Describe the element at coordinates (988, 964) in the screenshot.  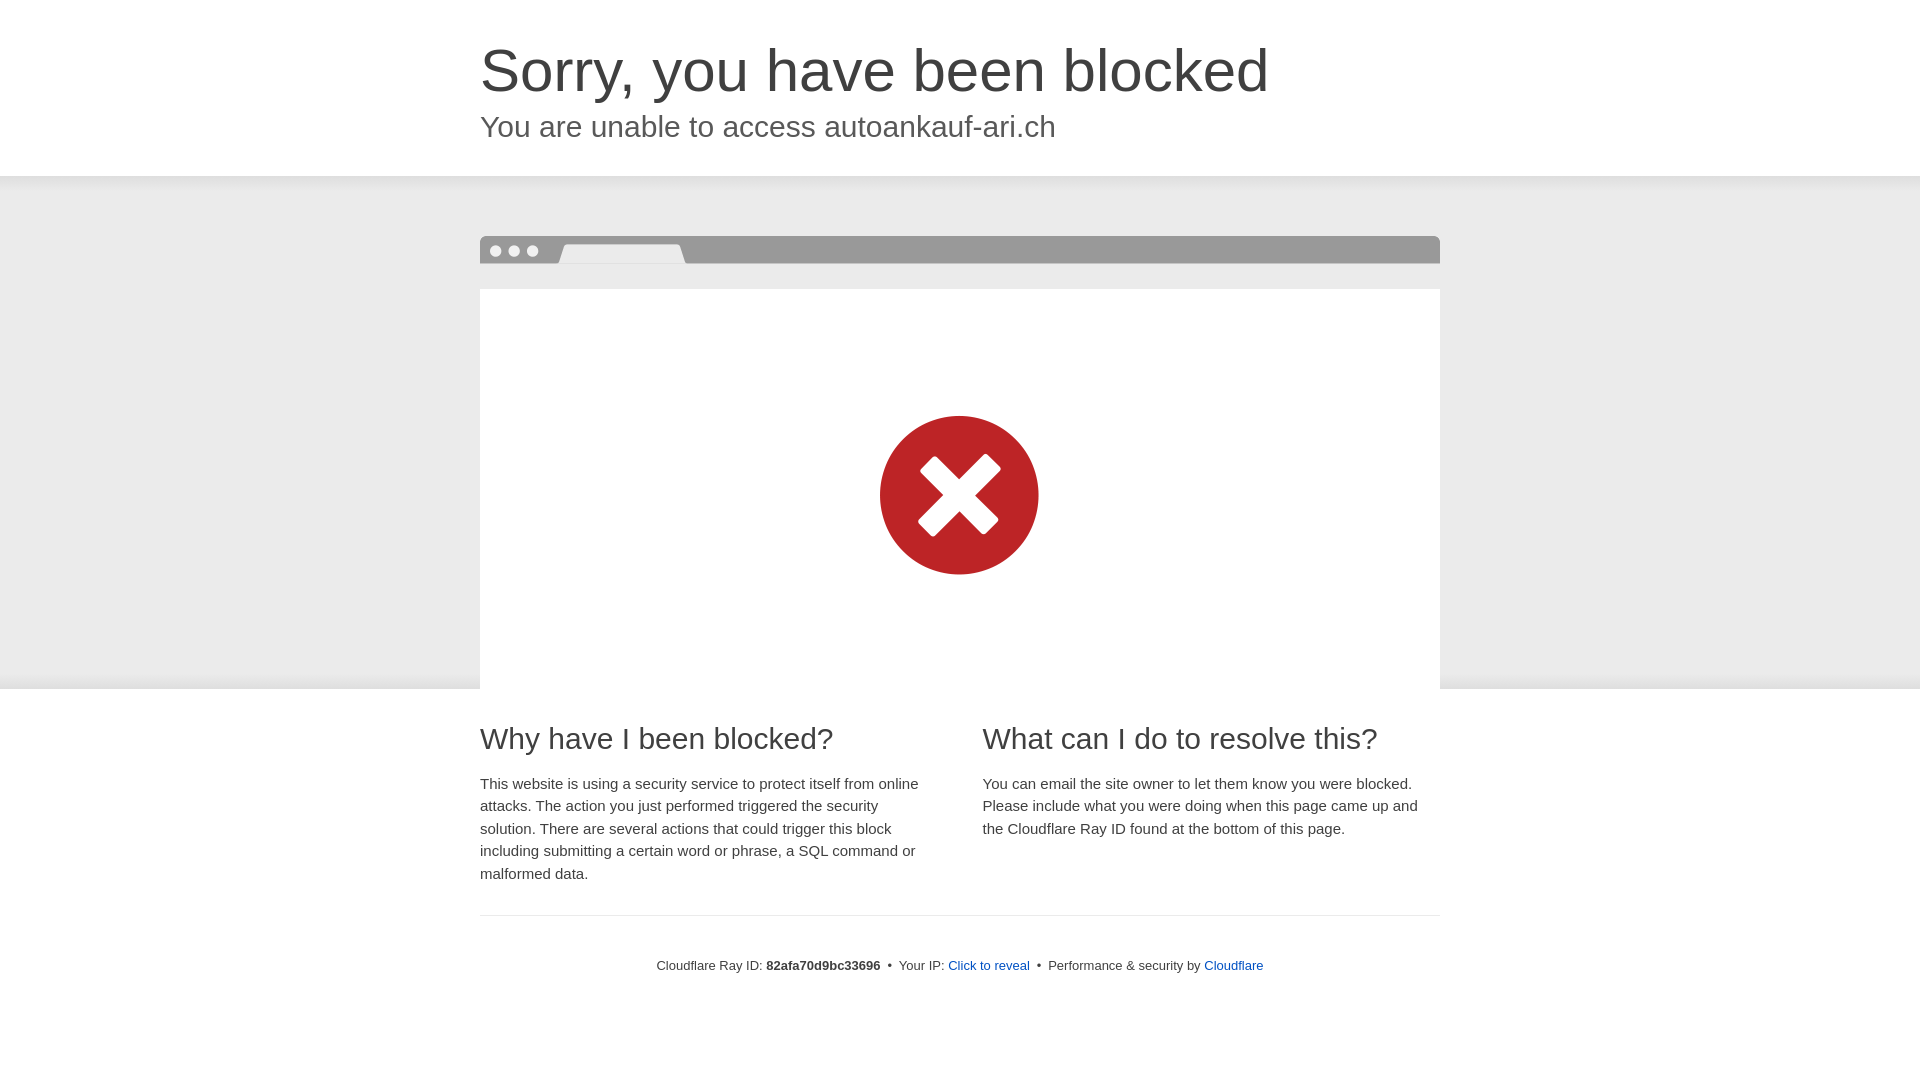
I see `'Click to reveal'` at that location.